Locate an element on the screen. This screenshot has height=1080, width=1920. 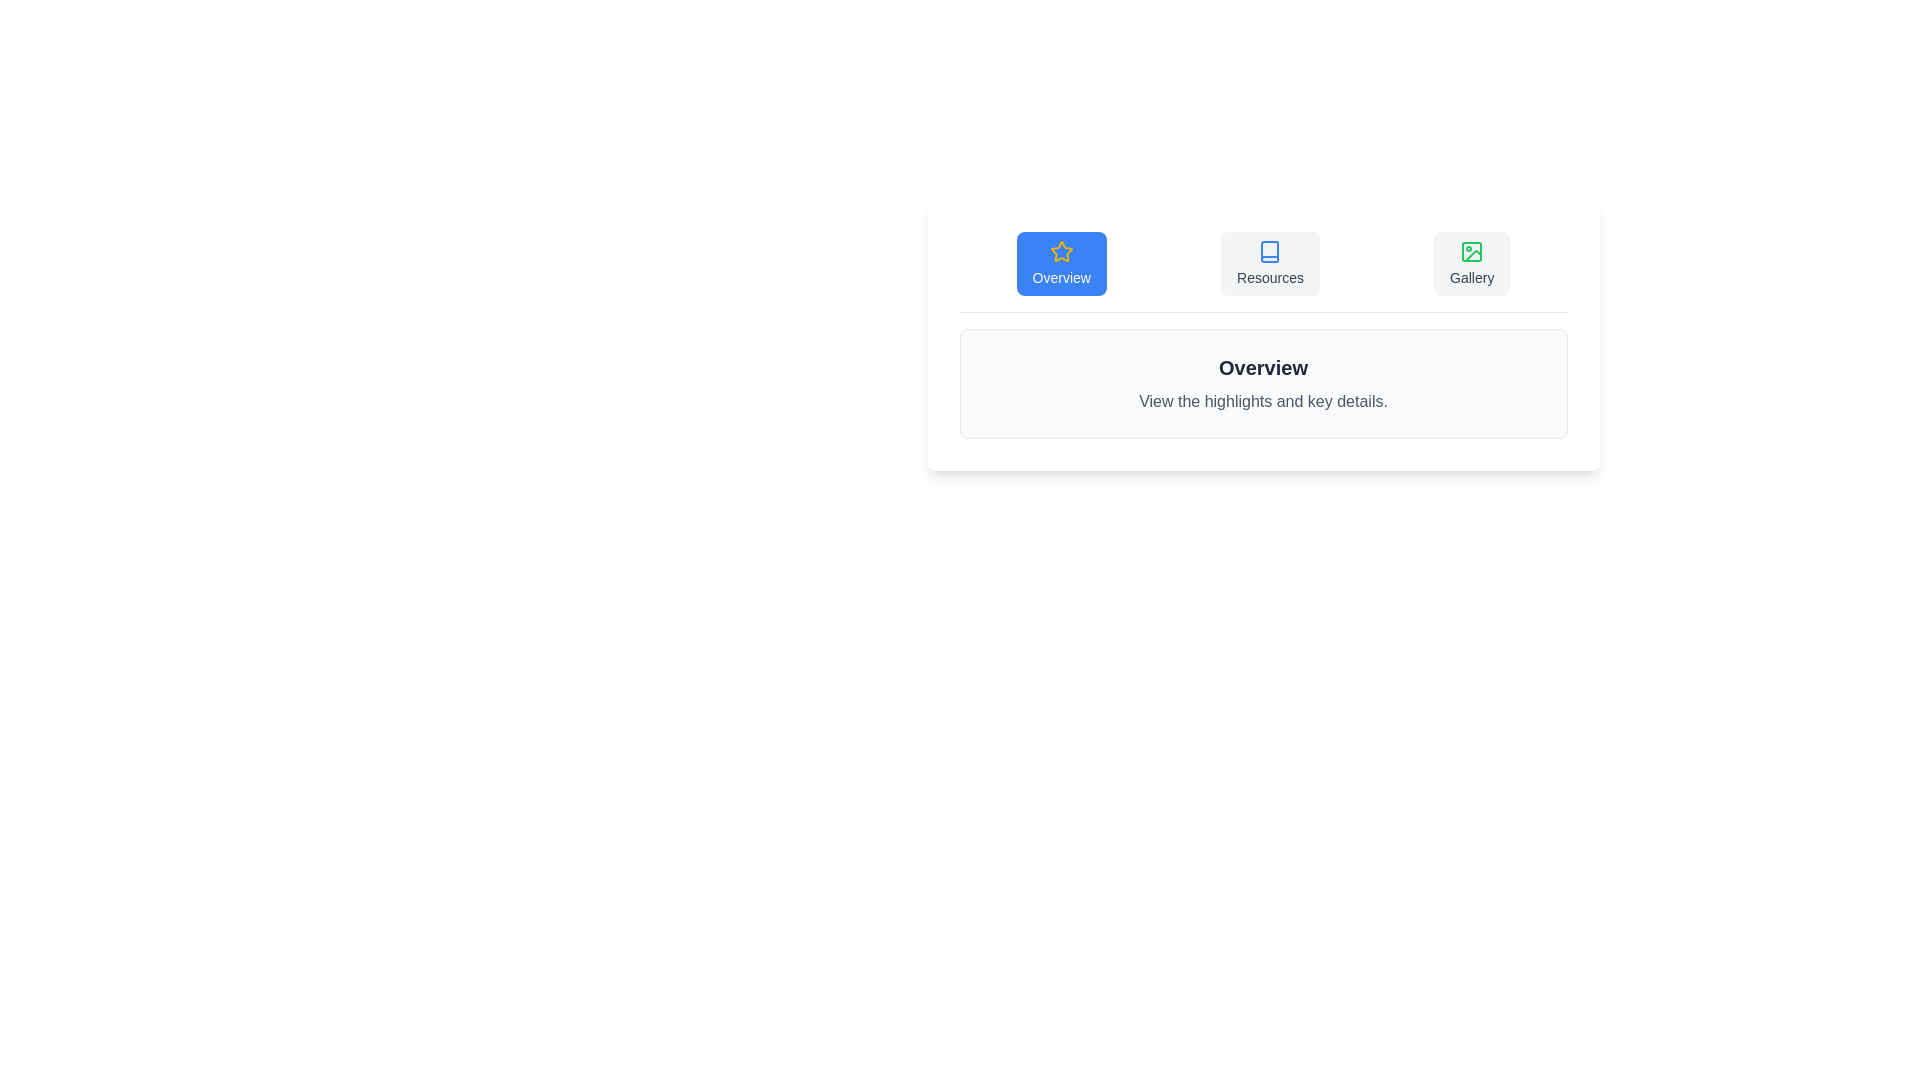
the icon of the Resources tab is located at coordinates (1269, 250).